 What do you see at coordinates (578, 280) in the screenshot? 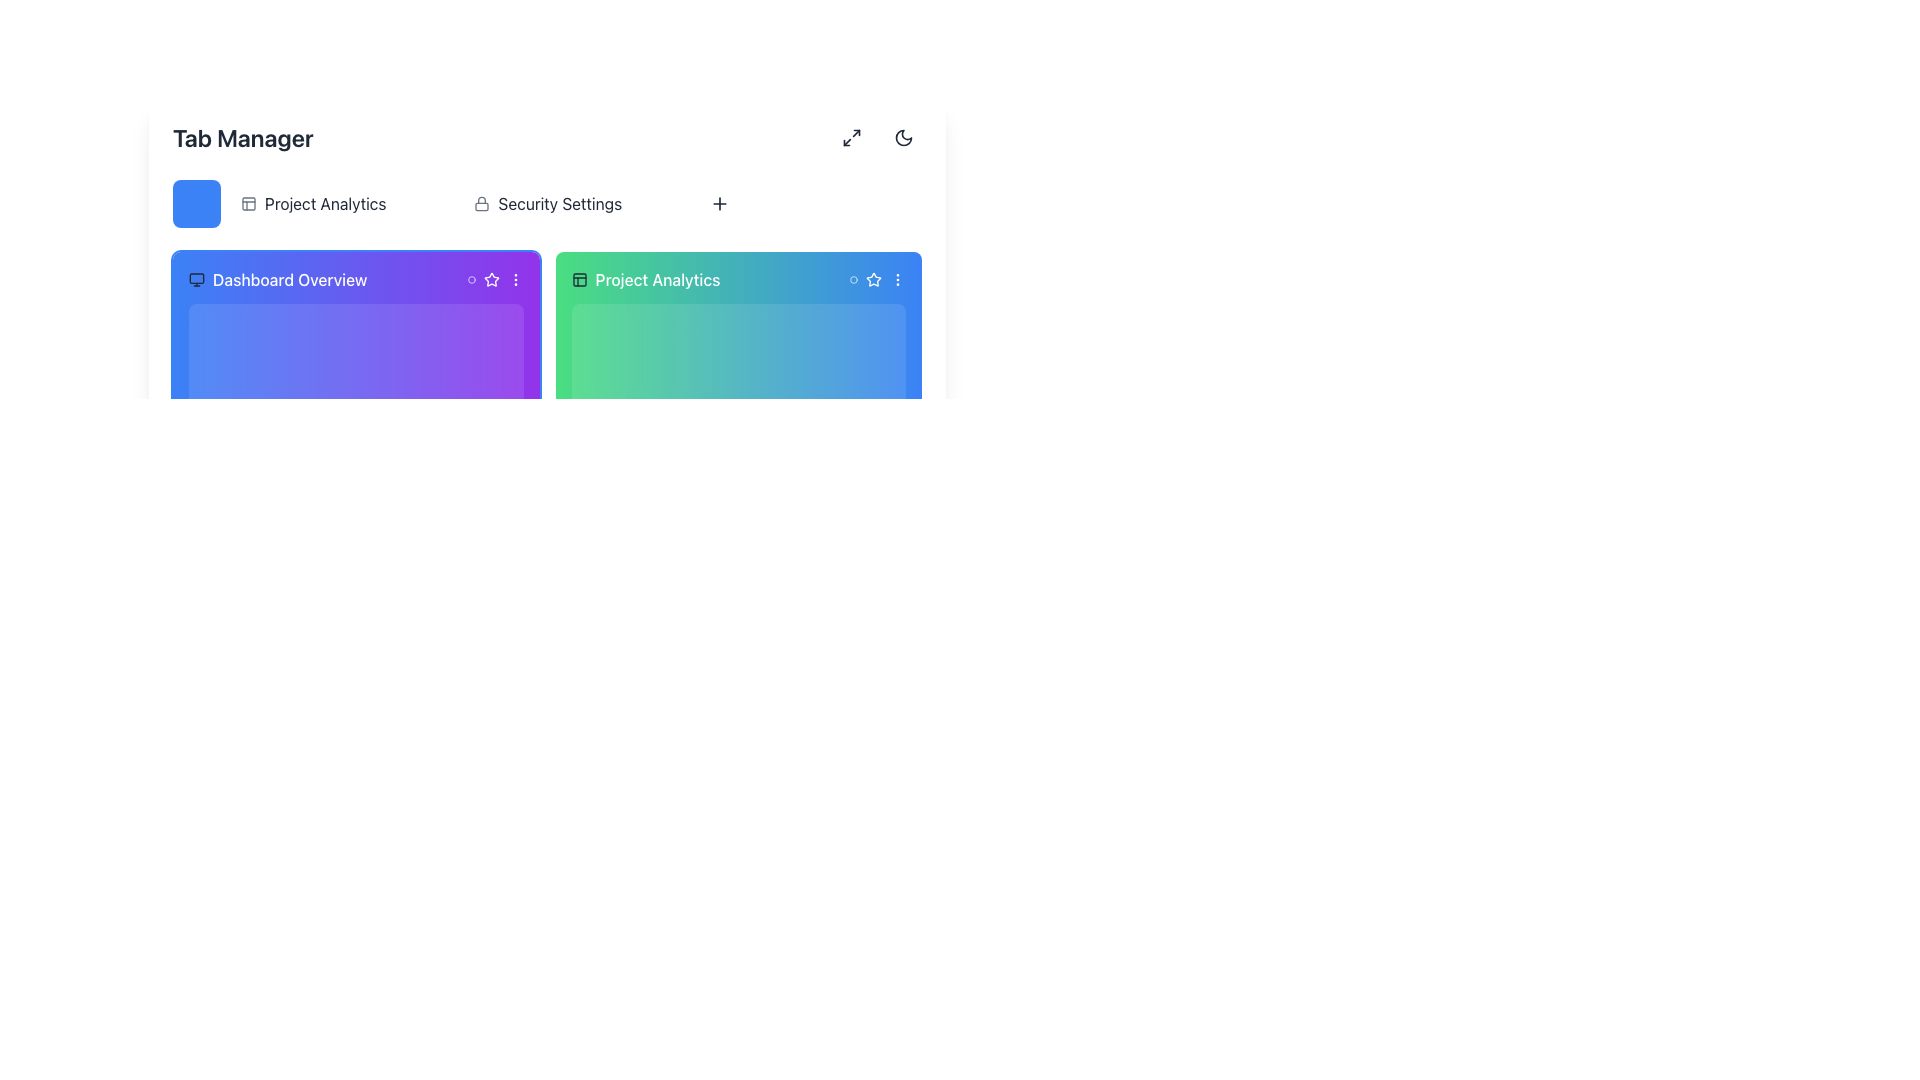
I see `the small icon resembling a panel grid layout located to the left of the 'Project Analytics' text label` at bounding box center [578, 280].